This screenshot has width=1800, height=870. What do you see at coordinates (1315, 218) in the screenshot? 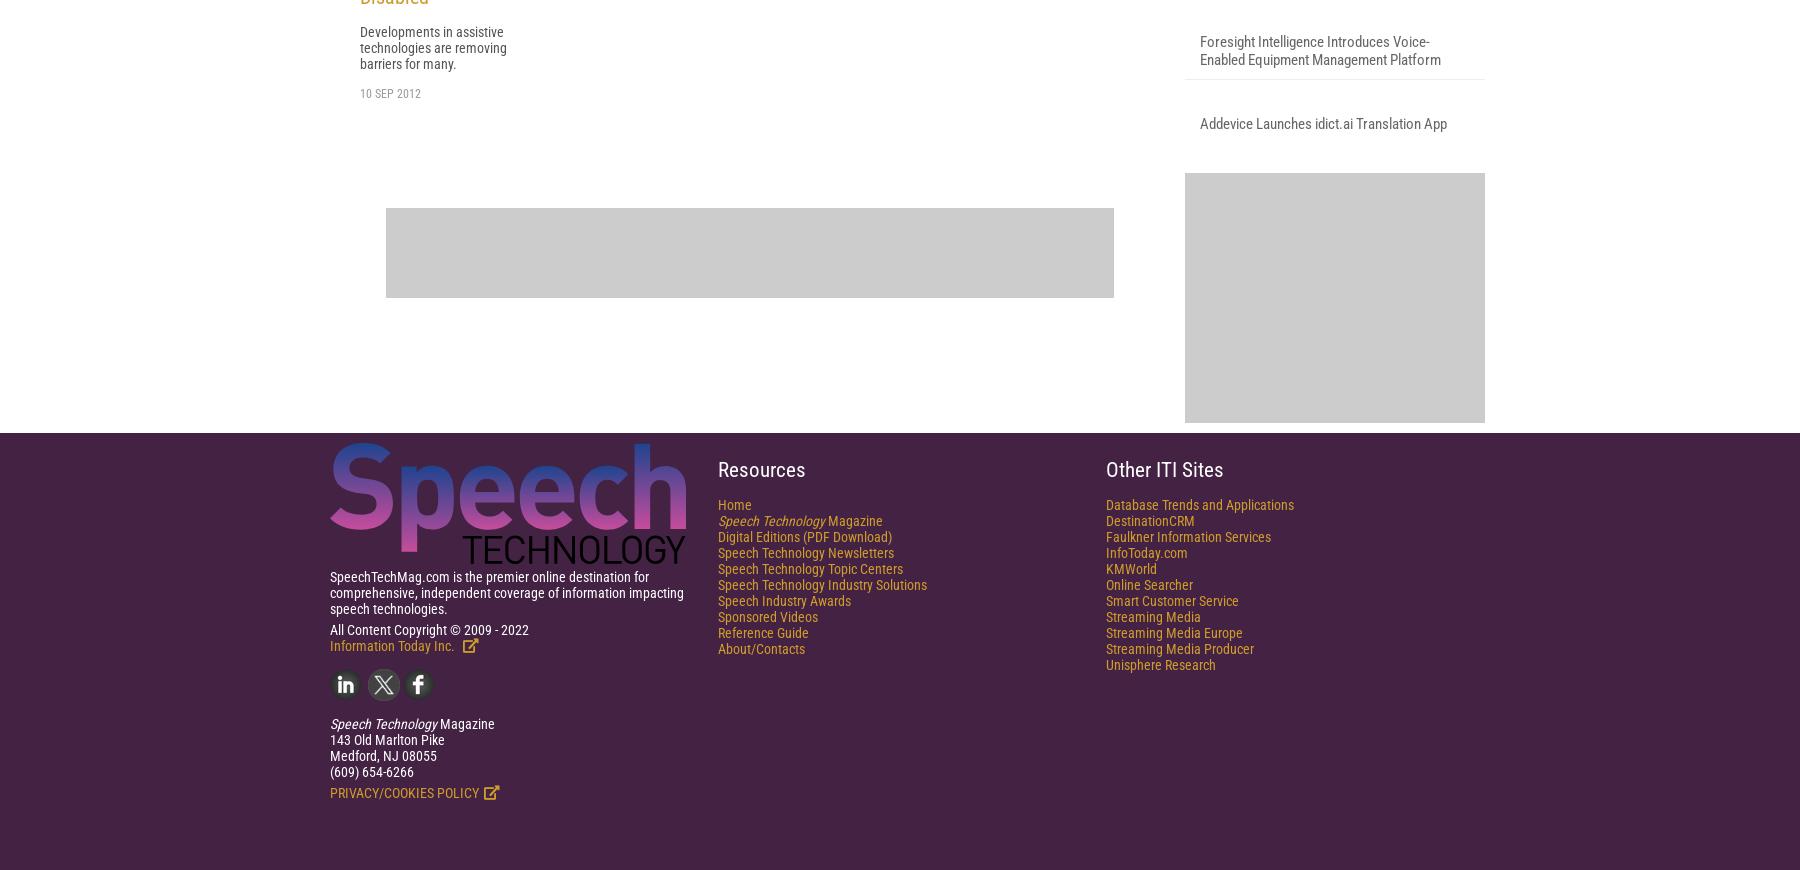
I see `'OpenAI Launches TTS Models and APIs'` at bounding box center [1315, 218].